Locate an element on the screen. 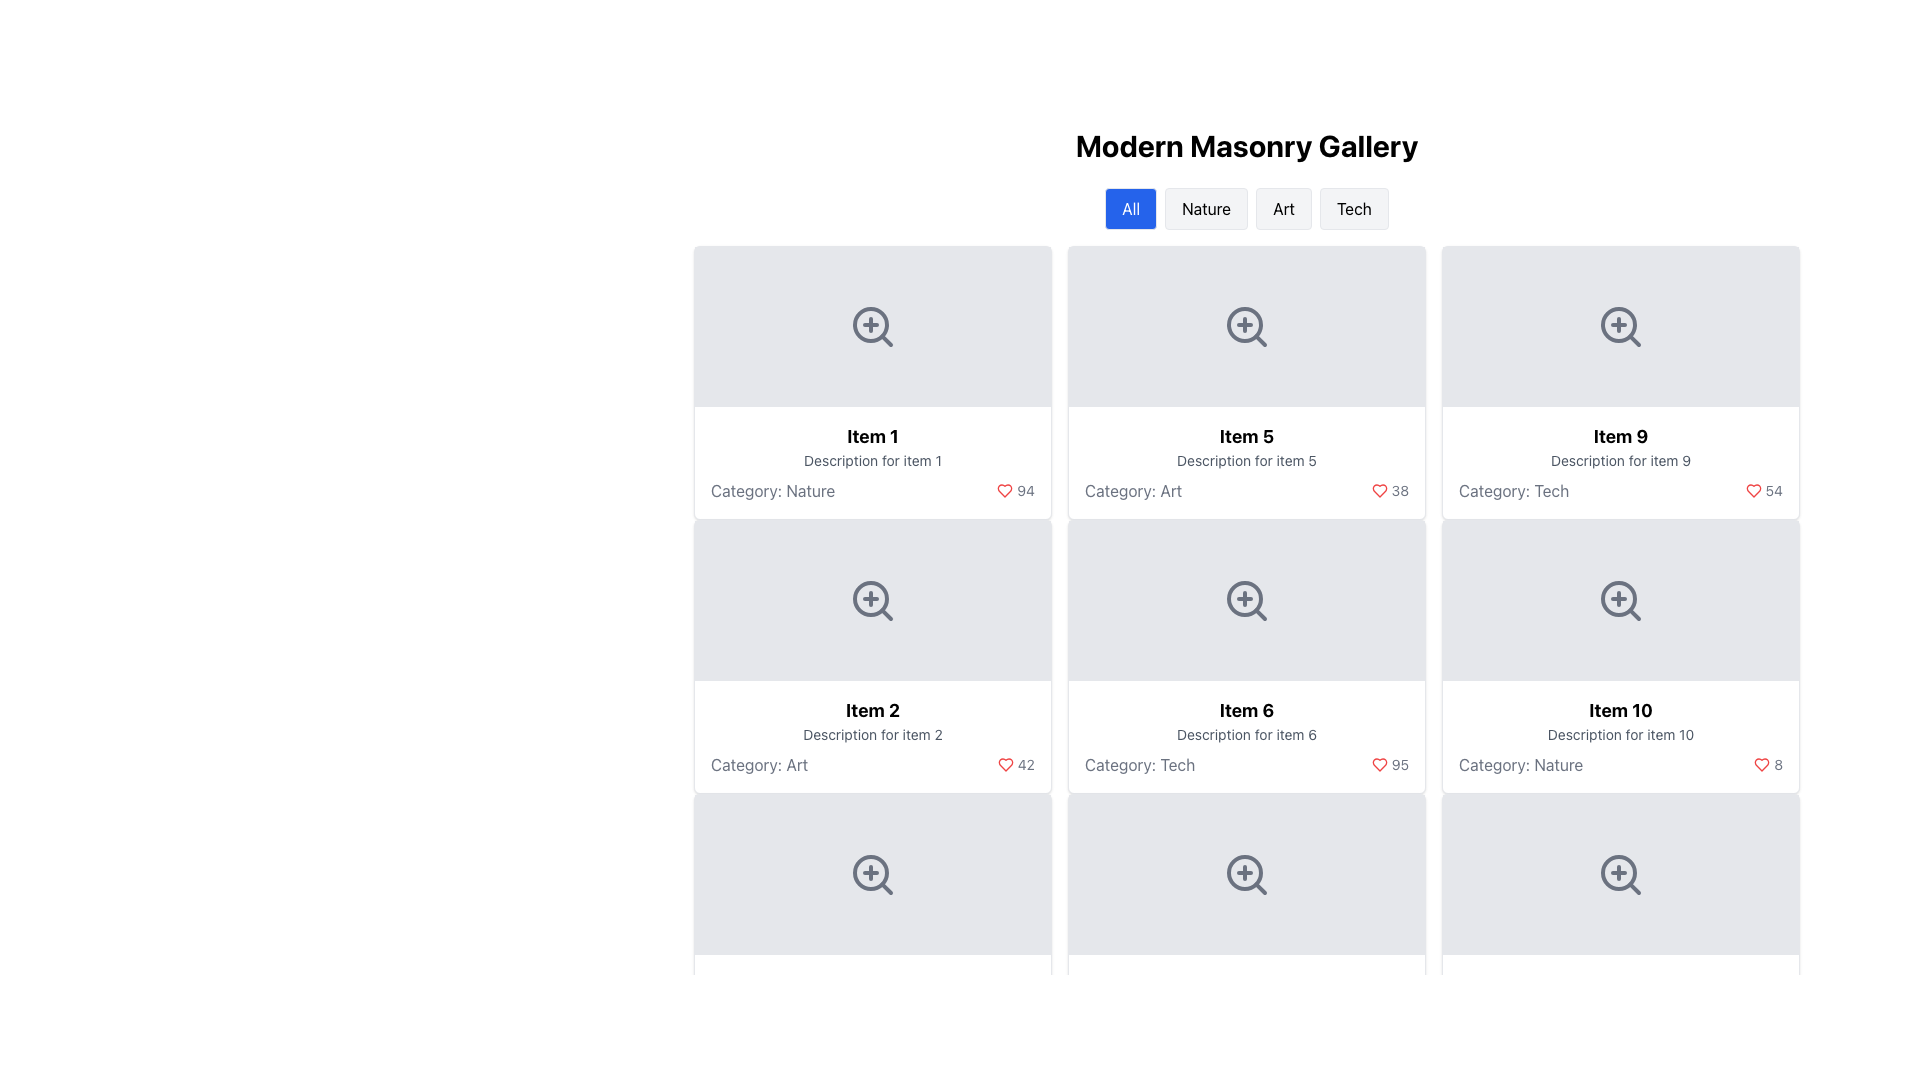 This screenshot has width=1920, height=1080. the static text element representing a counter or metric located in the bottom-right corner of the 'Item 2' card, which follows a red heart icon is located at coordinates (1026, 764).